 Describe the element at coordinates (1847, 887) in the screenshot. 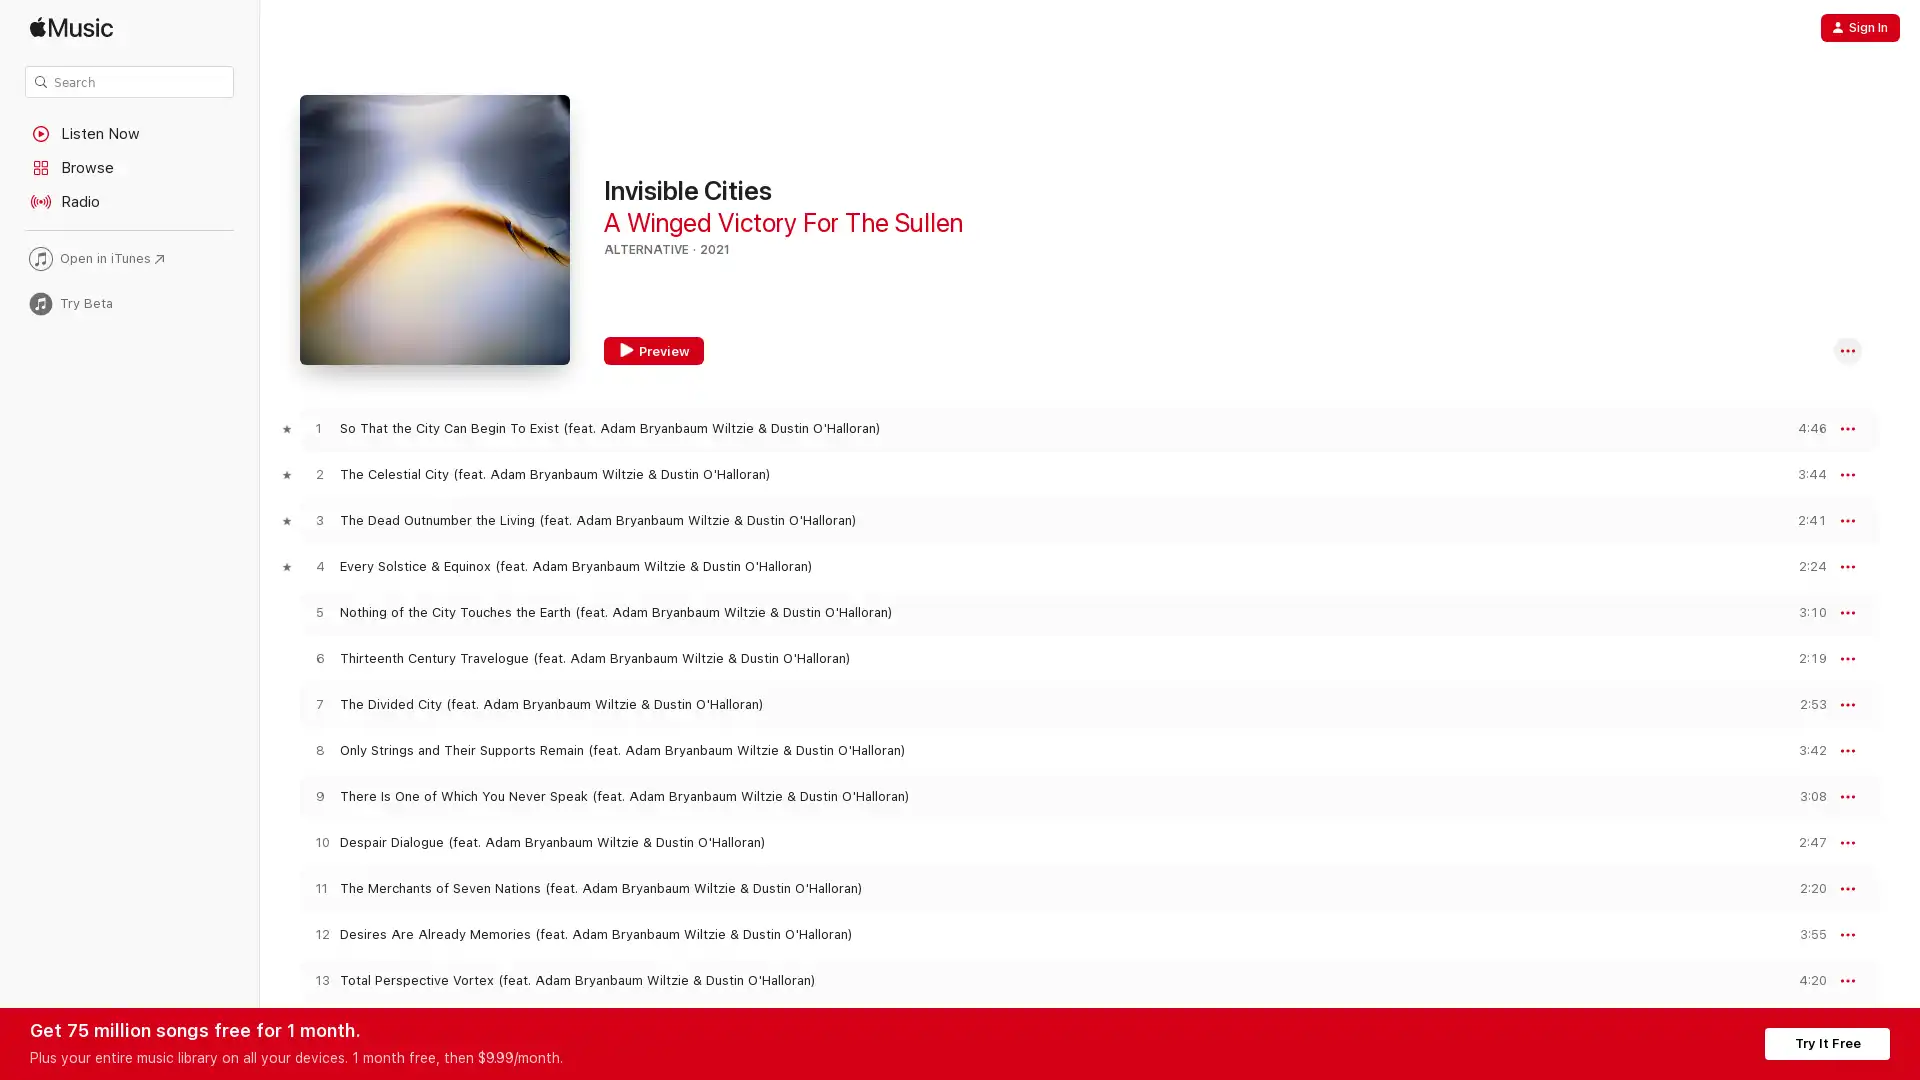

I see `More` at that location.